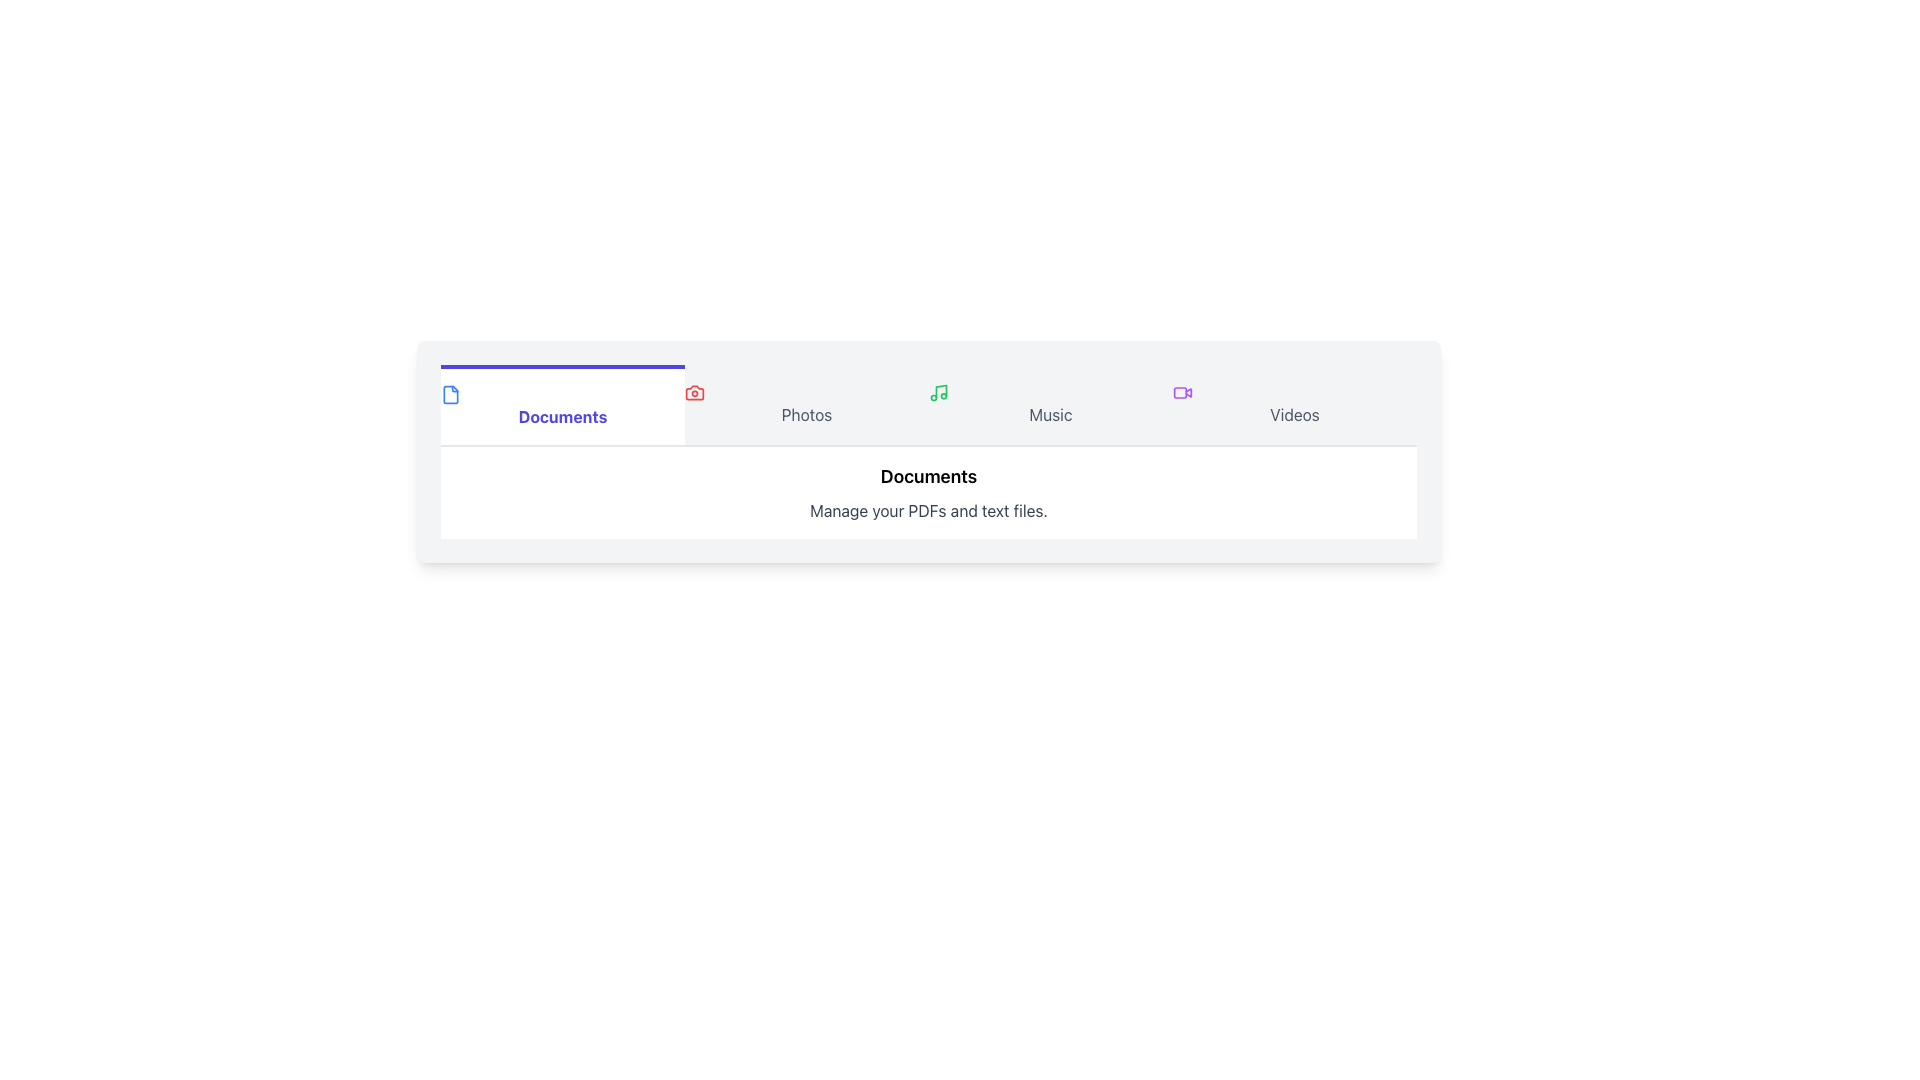  I want to click on the 'Documents' tab icon located at the leftmost side of the navigation bar, so click(450, 394).